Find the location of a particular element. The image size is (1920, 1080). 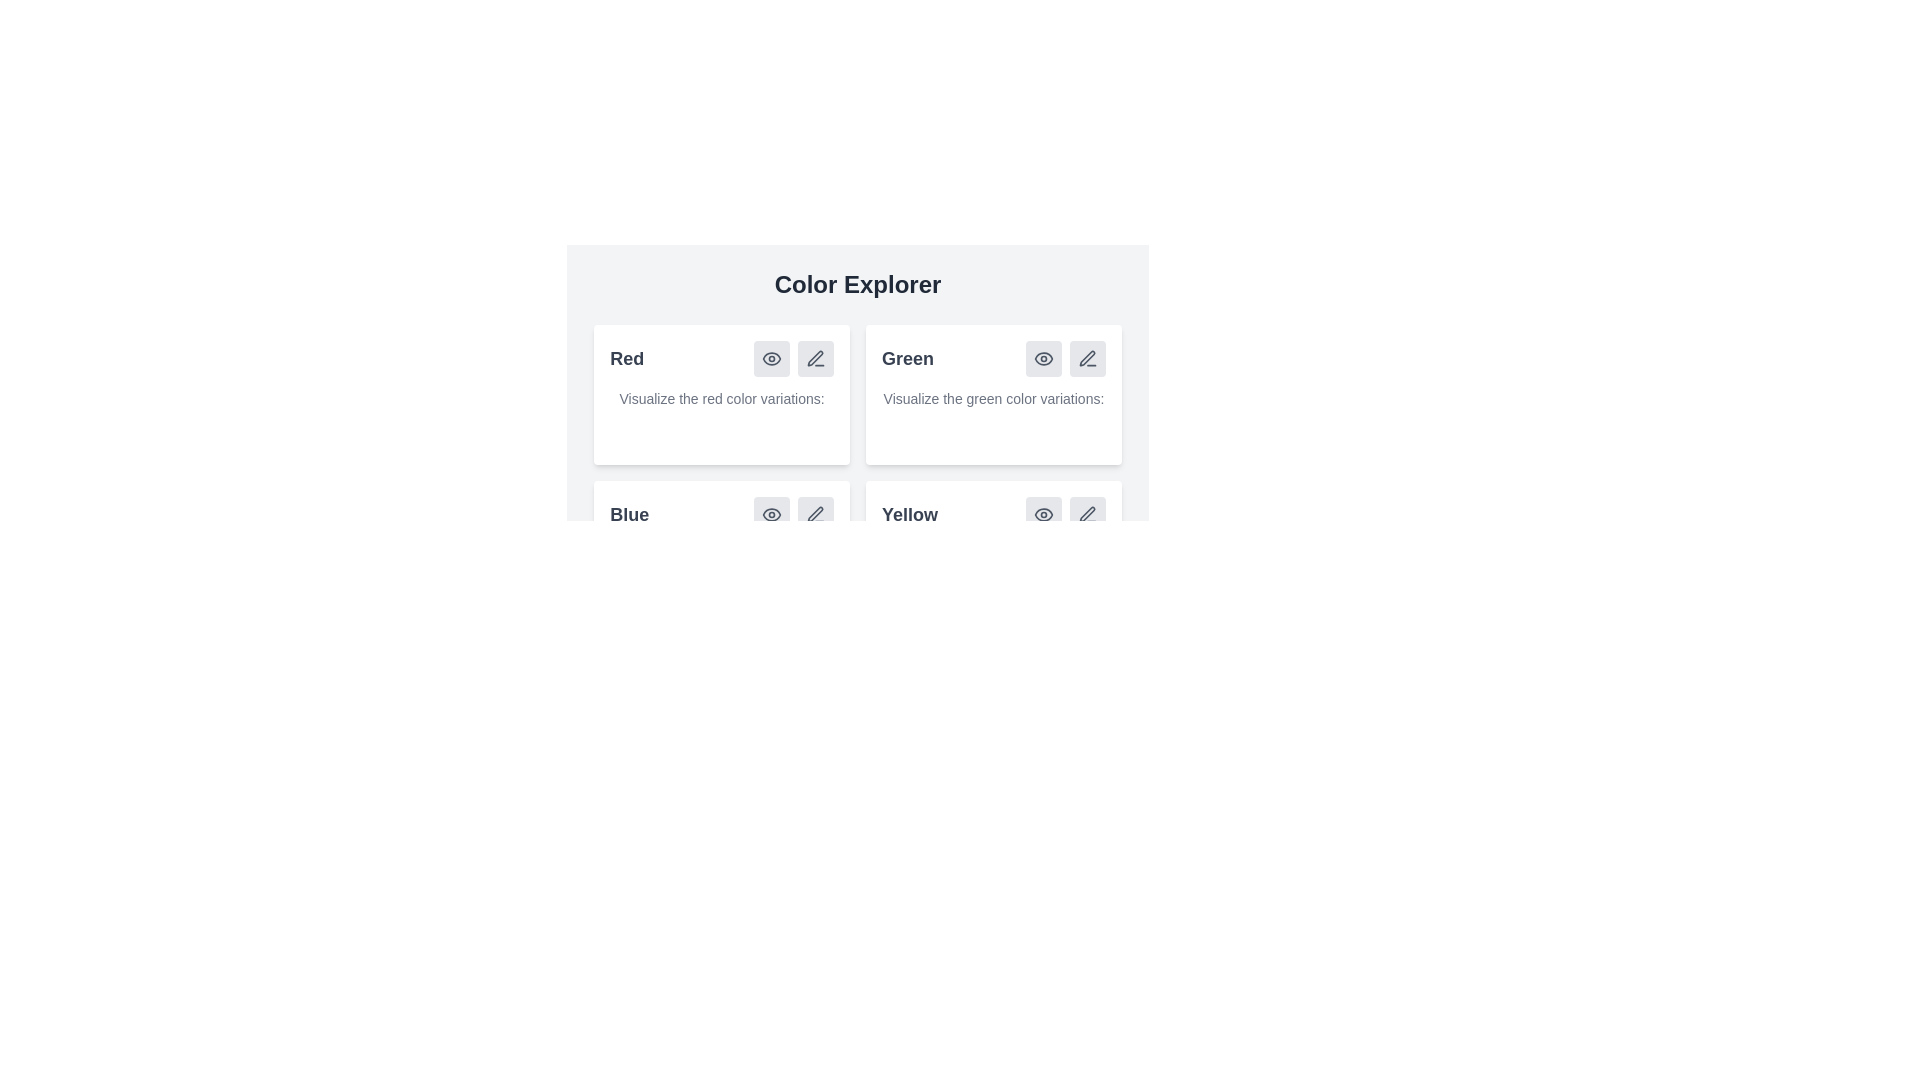

the graphical representation of the pen icon located in the bottom-left card of the 'Blue' color category is located at coordinates (815, 513).